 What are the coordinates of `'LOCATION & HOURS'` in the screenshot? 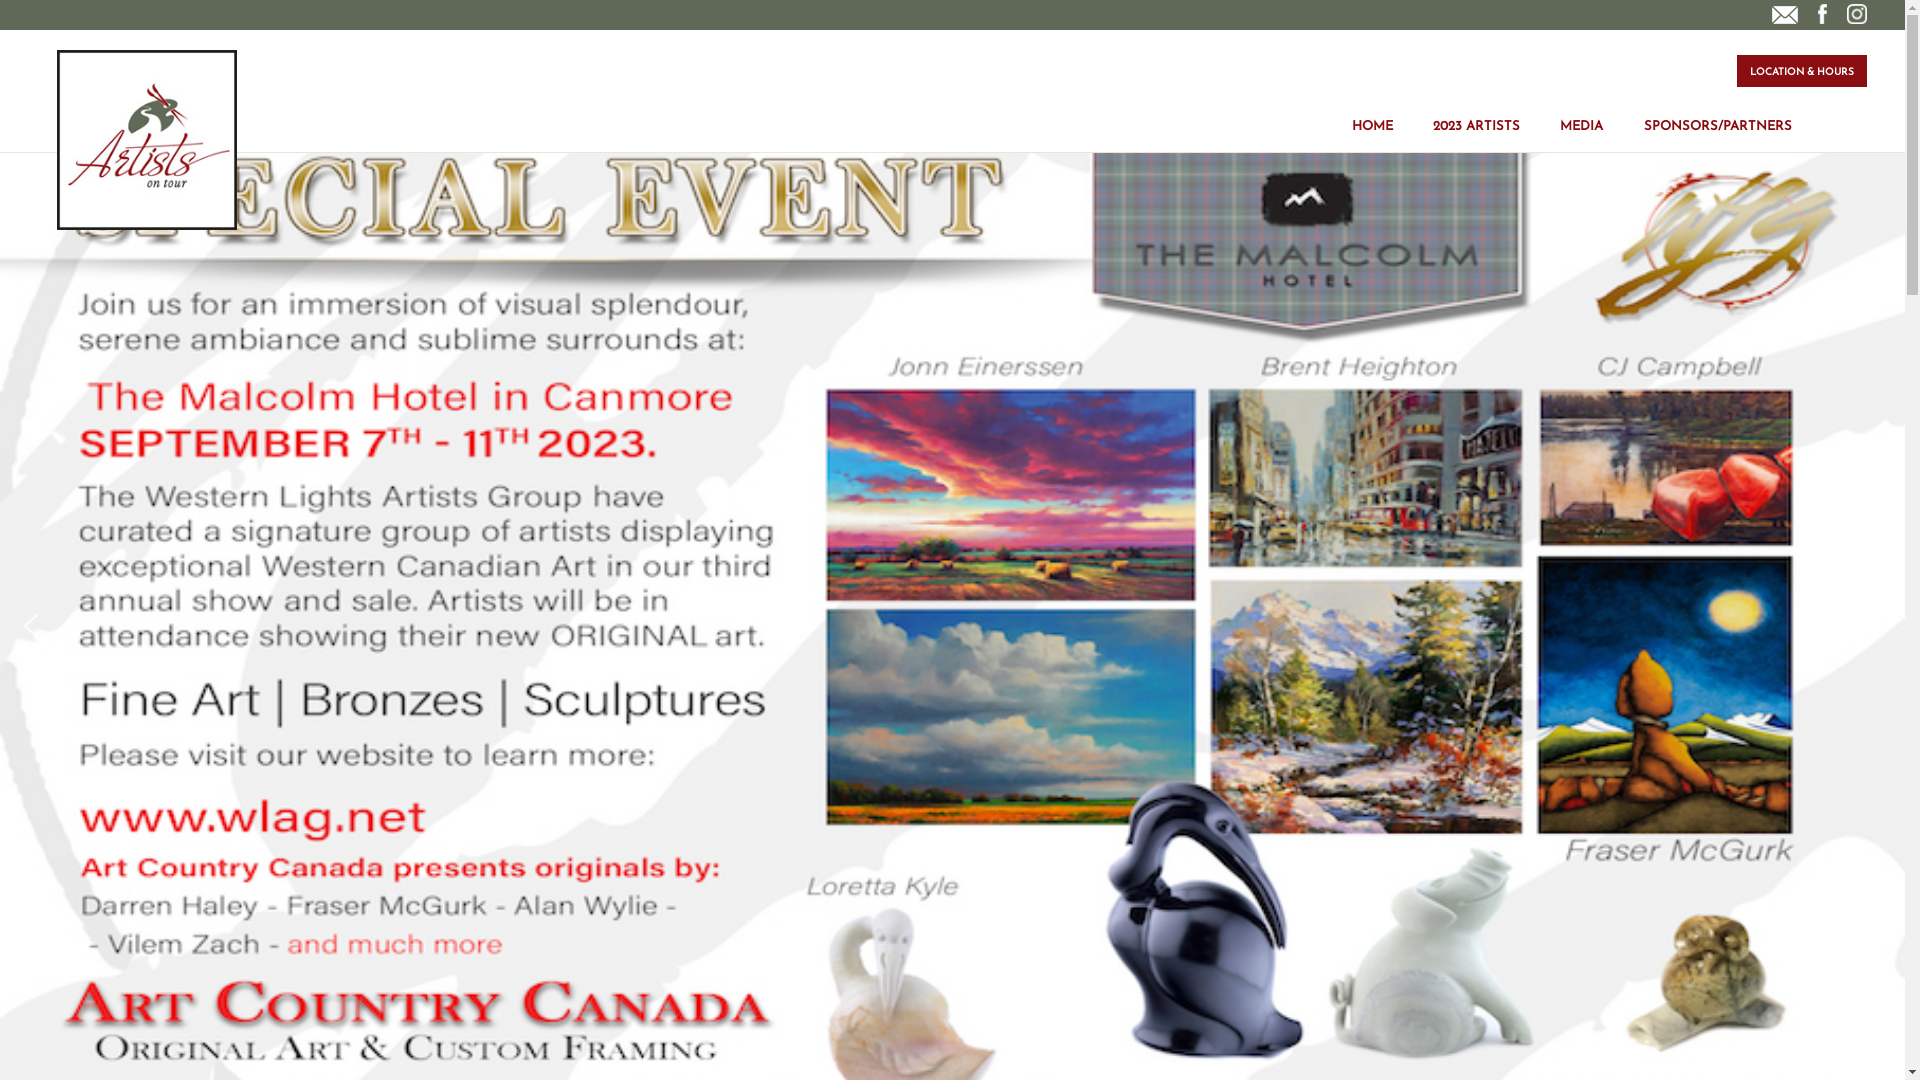 It's located at (1801, 69).